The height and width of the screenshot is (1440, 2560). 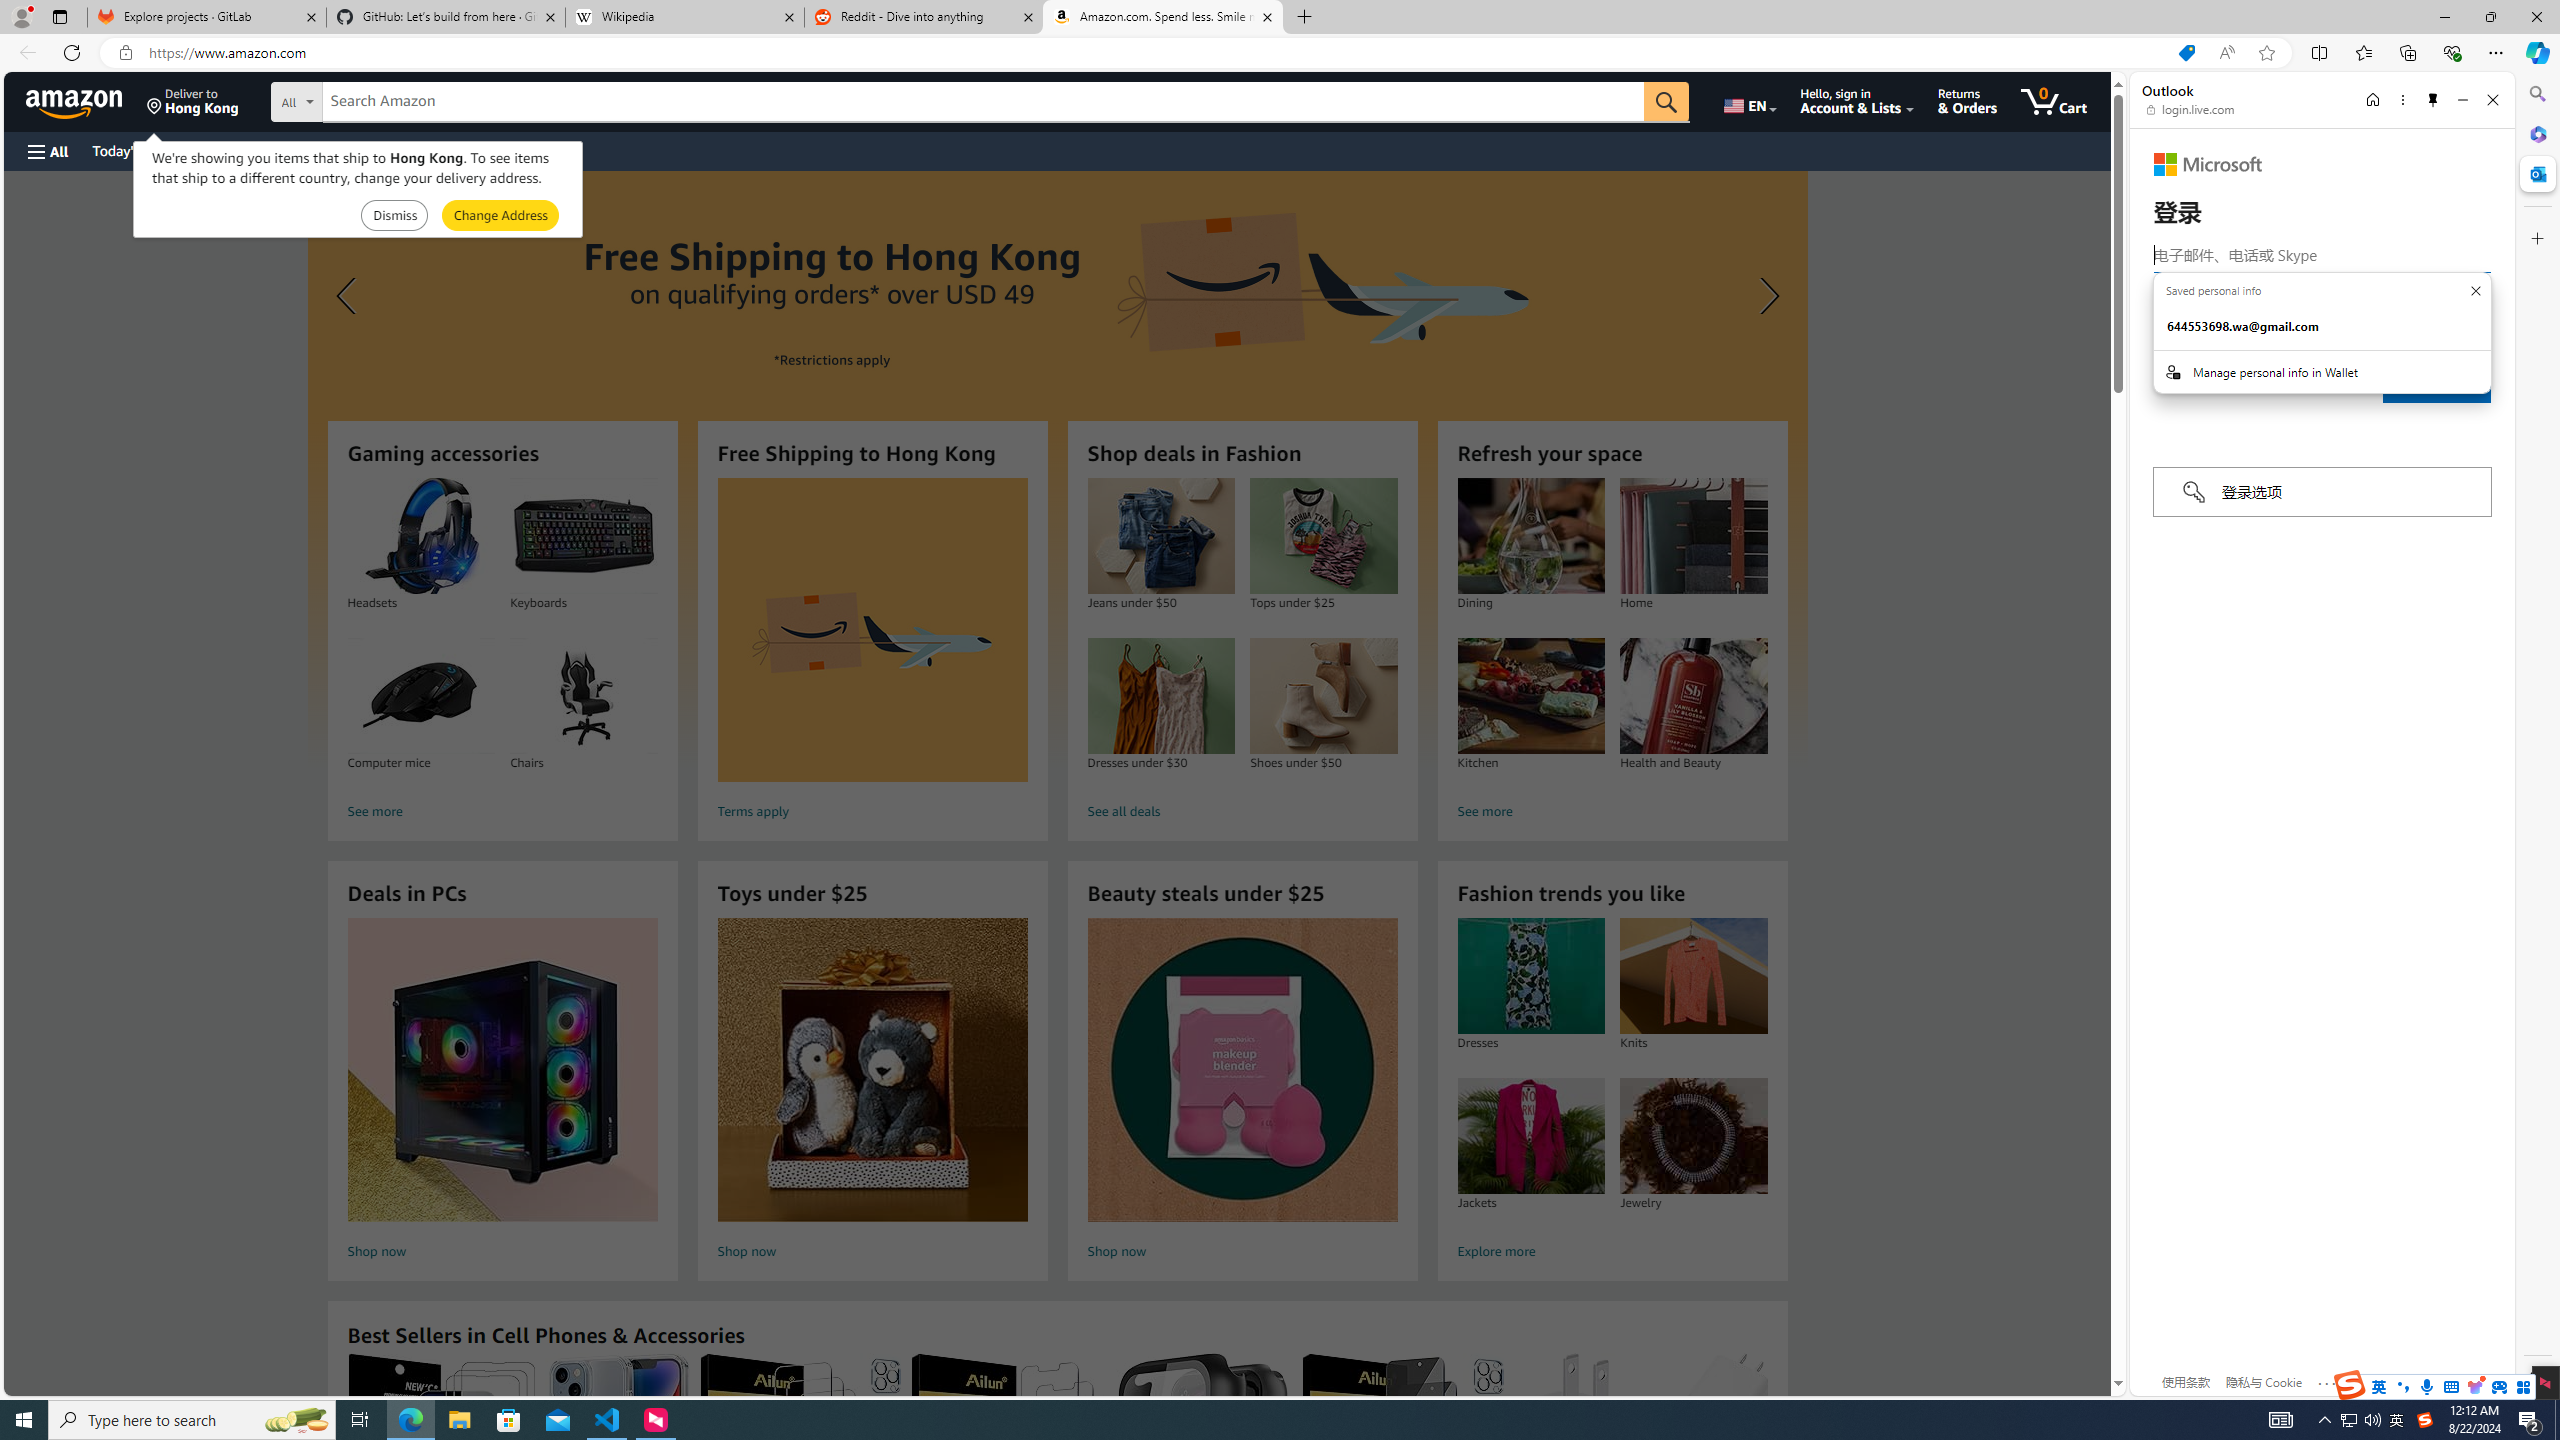 I want to click on 'Go', so click(x=1666, y=102).